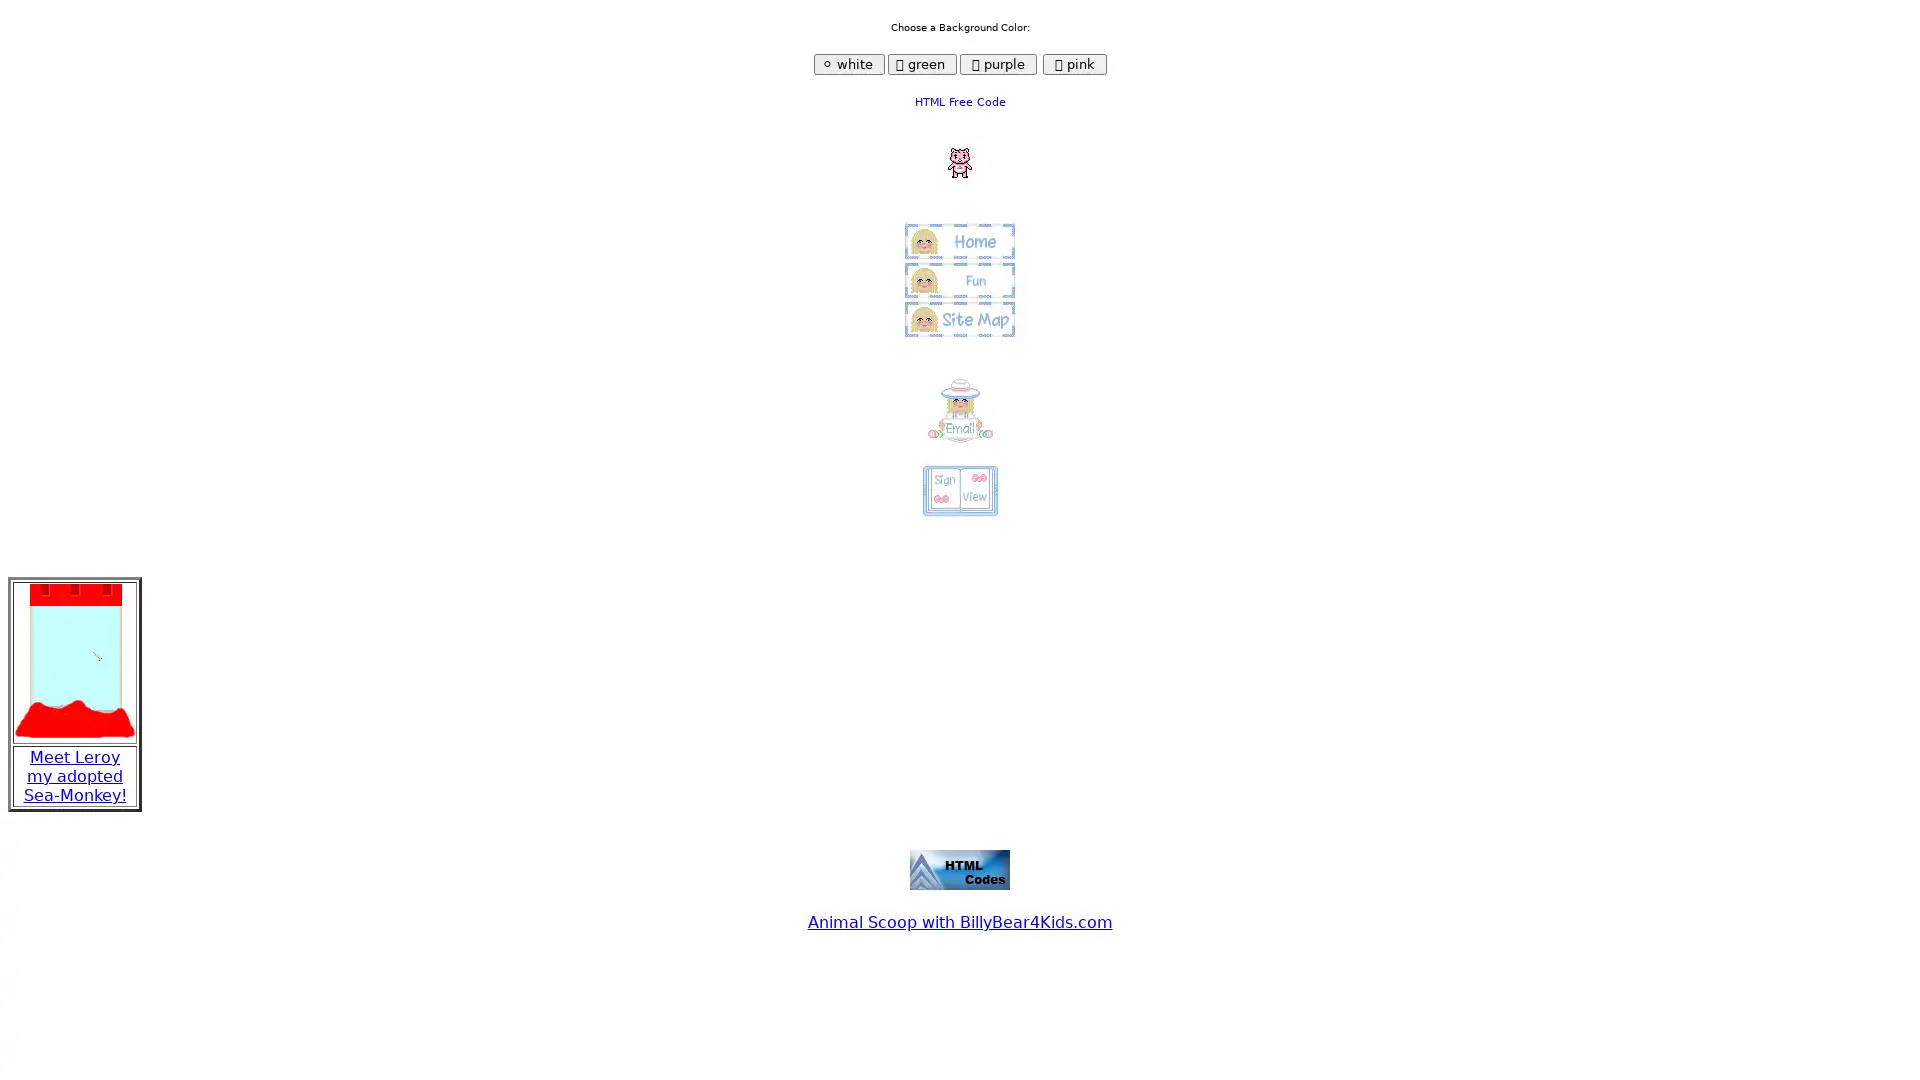  What do you see at coordinates (997, 63) in the screenshot?
I see `purple` at bounding box center [997, 63].